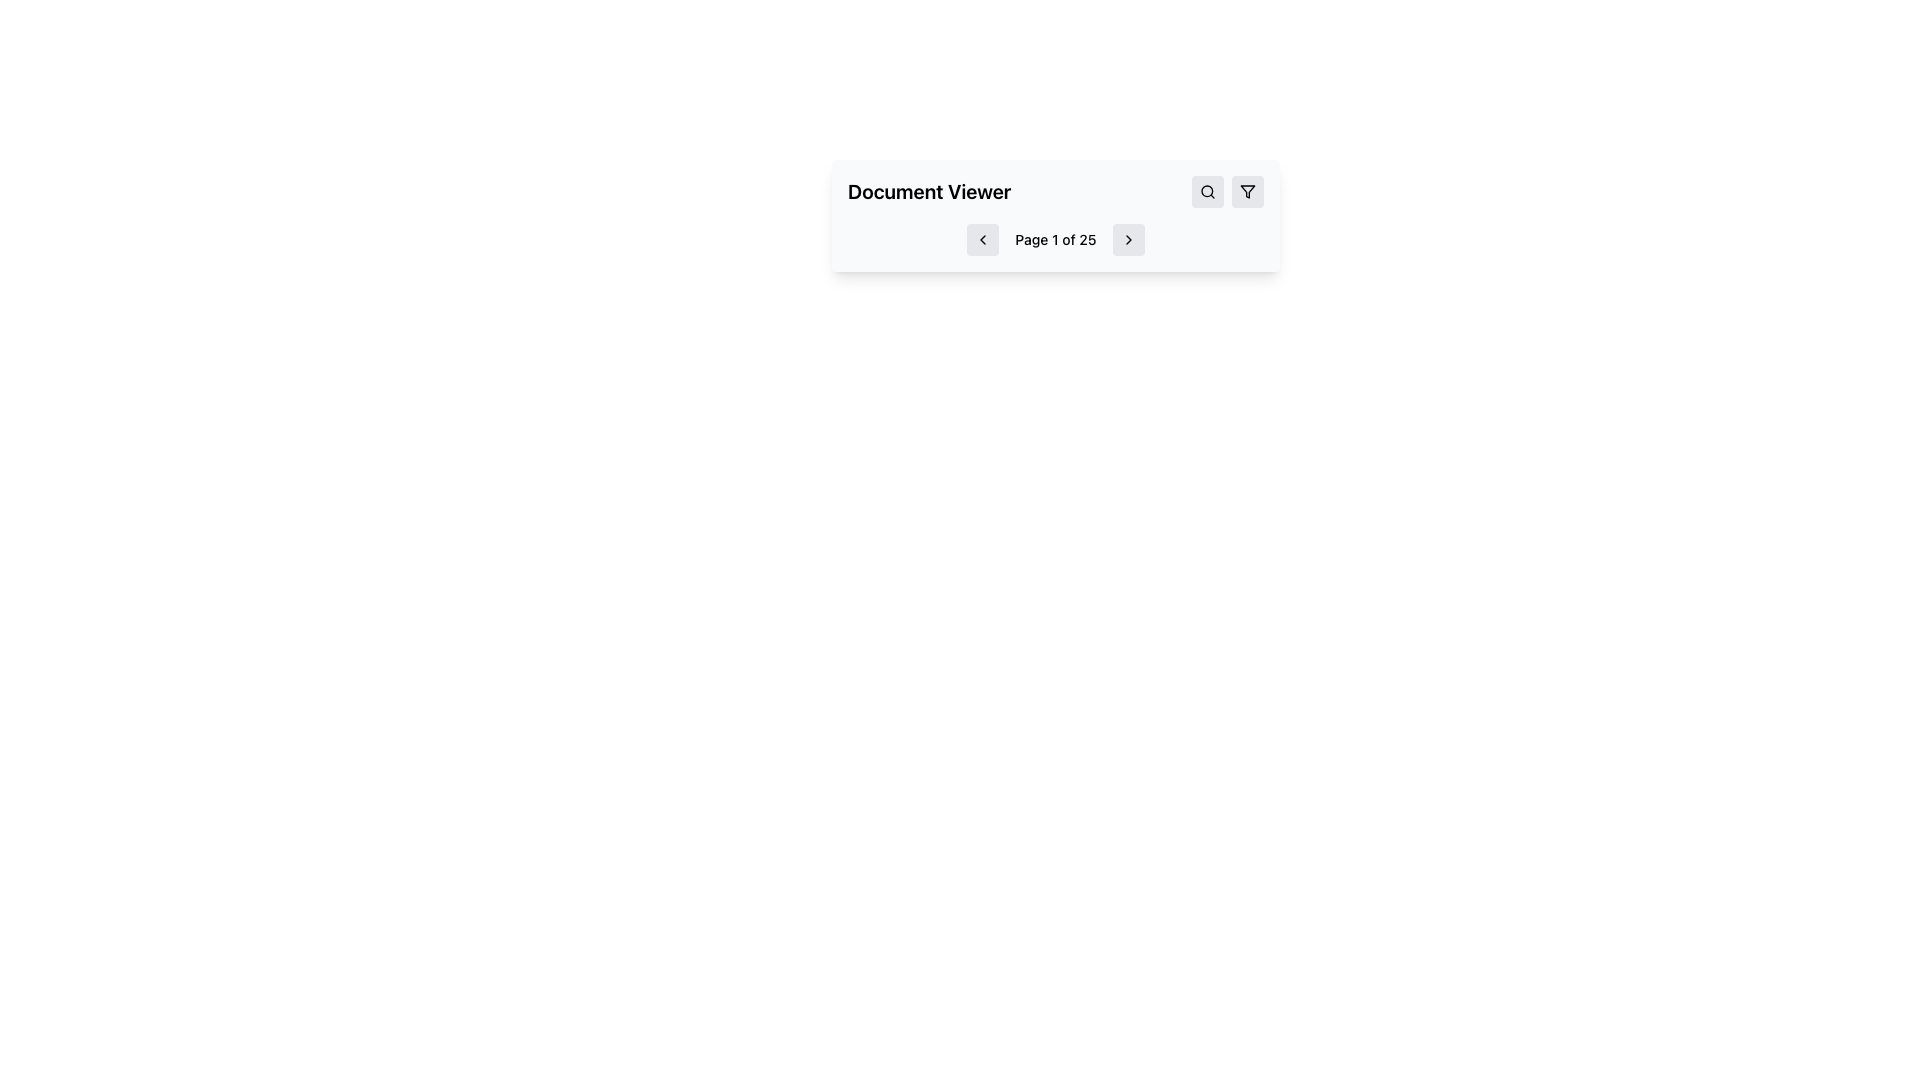 The width and height of the screenshot is (1920, 1080). What do you see at coordinates (1247, 192) in the screenshot?
I see `the second button in the group of two buttons located at the top-right corner of the interface to apply a filter` at bounding box center [1247, 192].